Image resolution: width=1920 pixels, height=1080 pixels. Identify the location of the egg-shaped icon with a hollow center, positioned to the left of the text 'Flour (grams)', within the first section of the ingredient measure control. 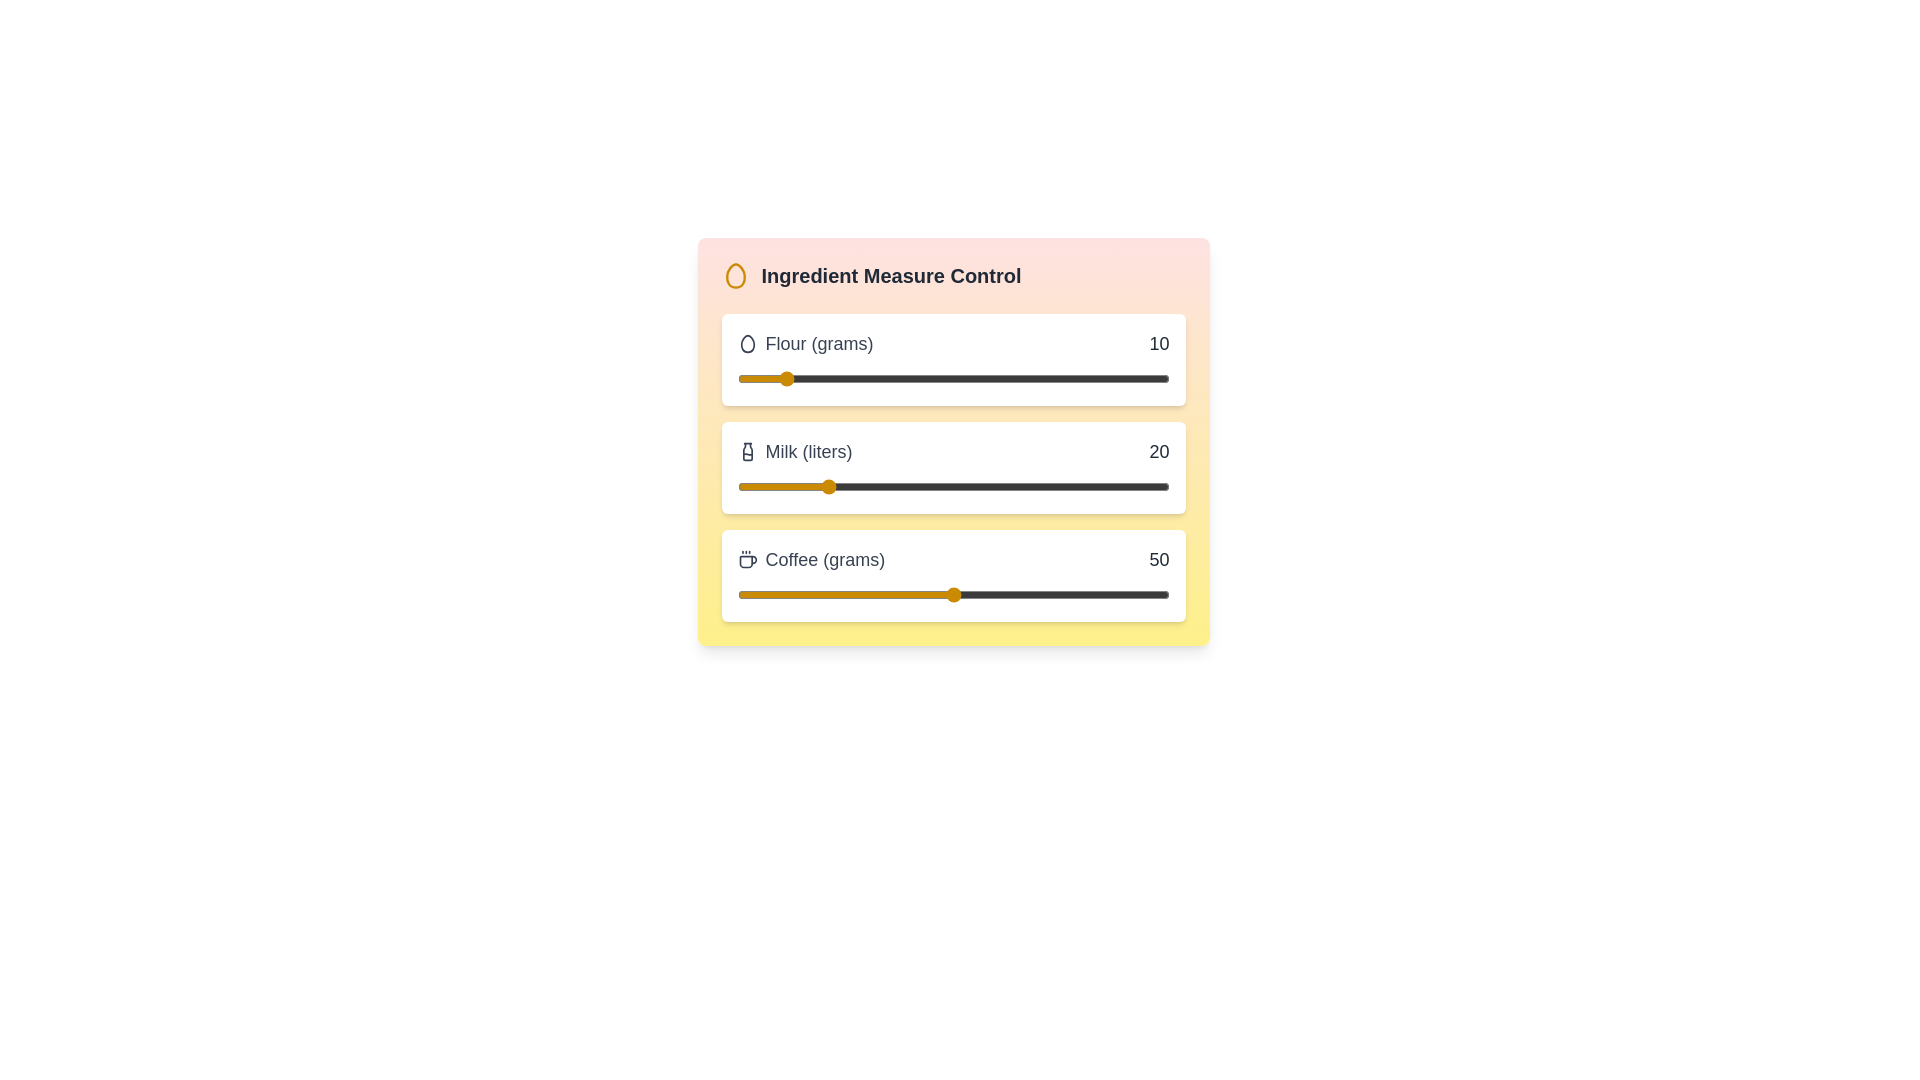
(746, 342).